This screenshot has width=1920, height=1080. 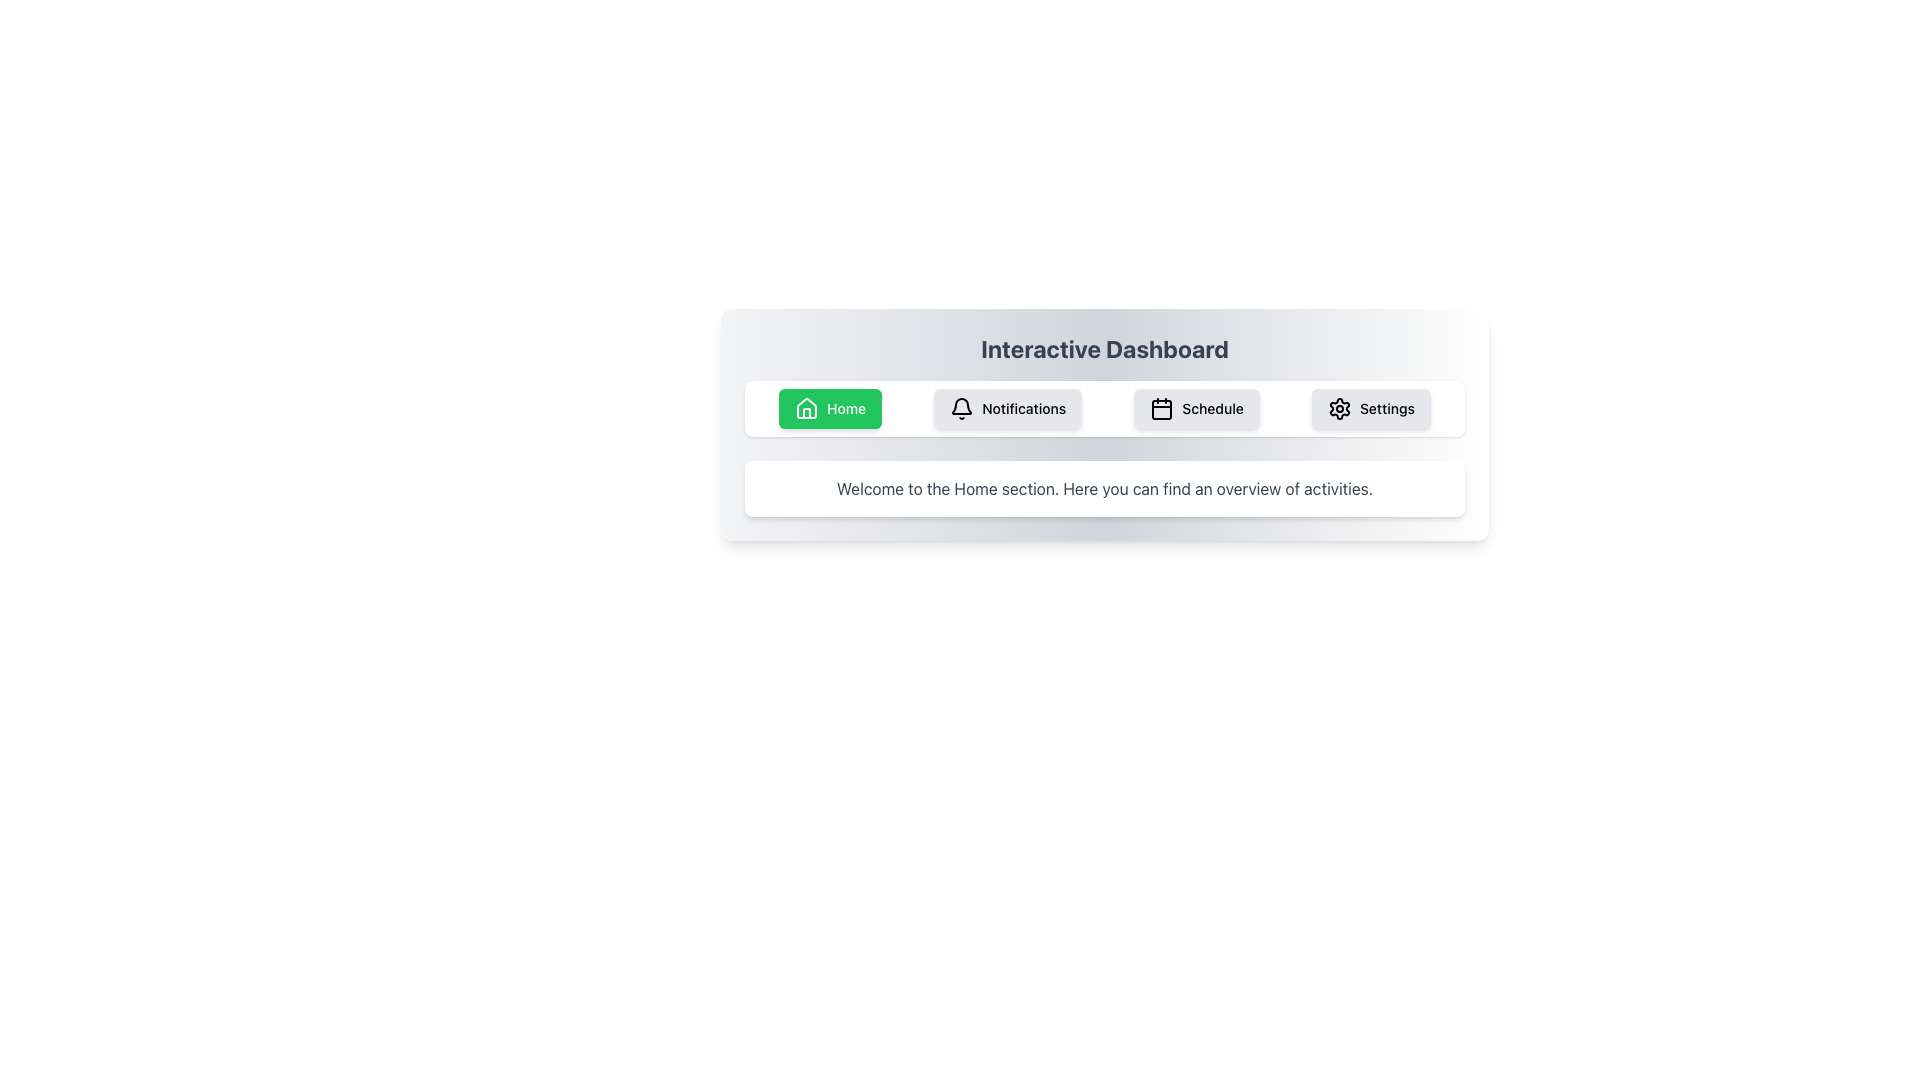 What do you see at coordinates (1024, 407) in the screenshot?
I see `the 'Notifications' label text, which is displayed in bold sans-serif font and is positioned to the right of the bell icon in the second navigation button` at bounding box center [1024, 407].